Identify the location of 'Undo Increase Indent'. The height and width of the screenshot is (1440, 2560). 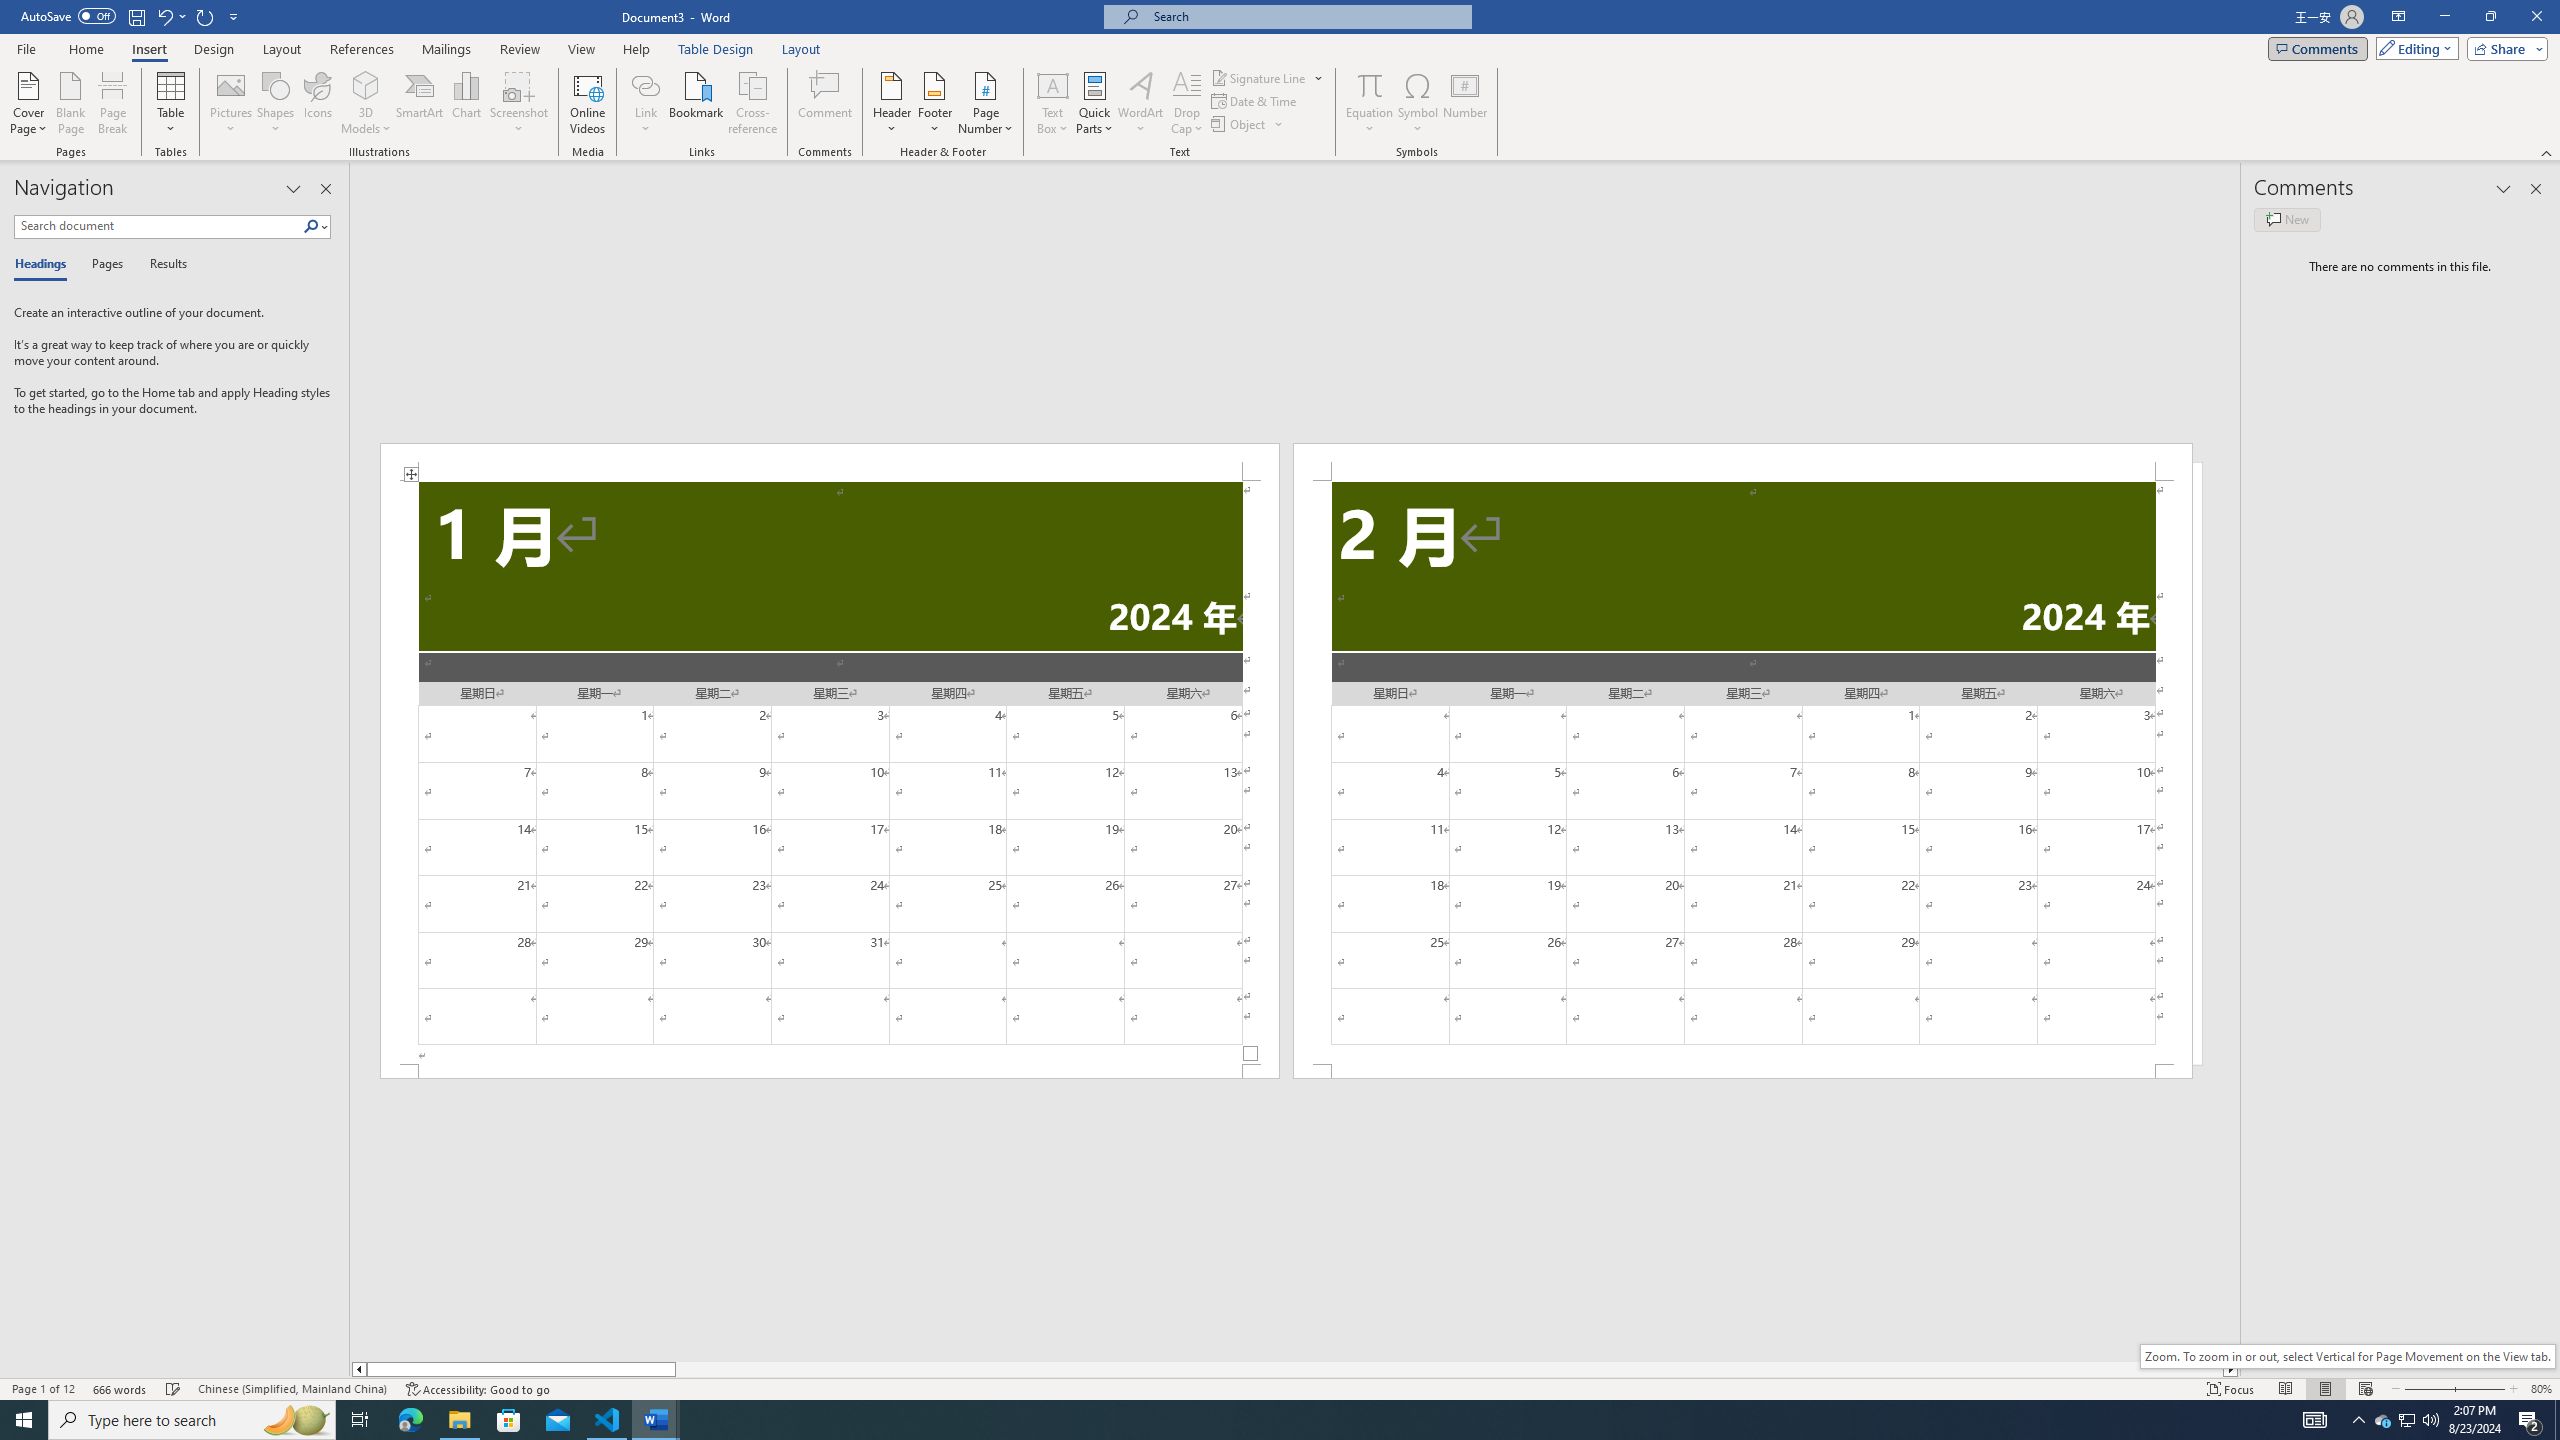
(163, 15).